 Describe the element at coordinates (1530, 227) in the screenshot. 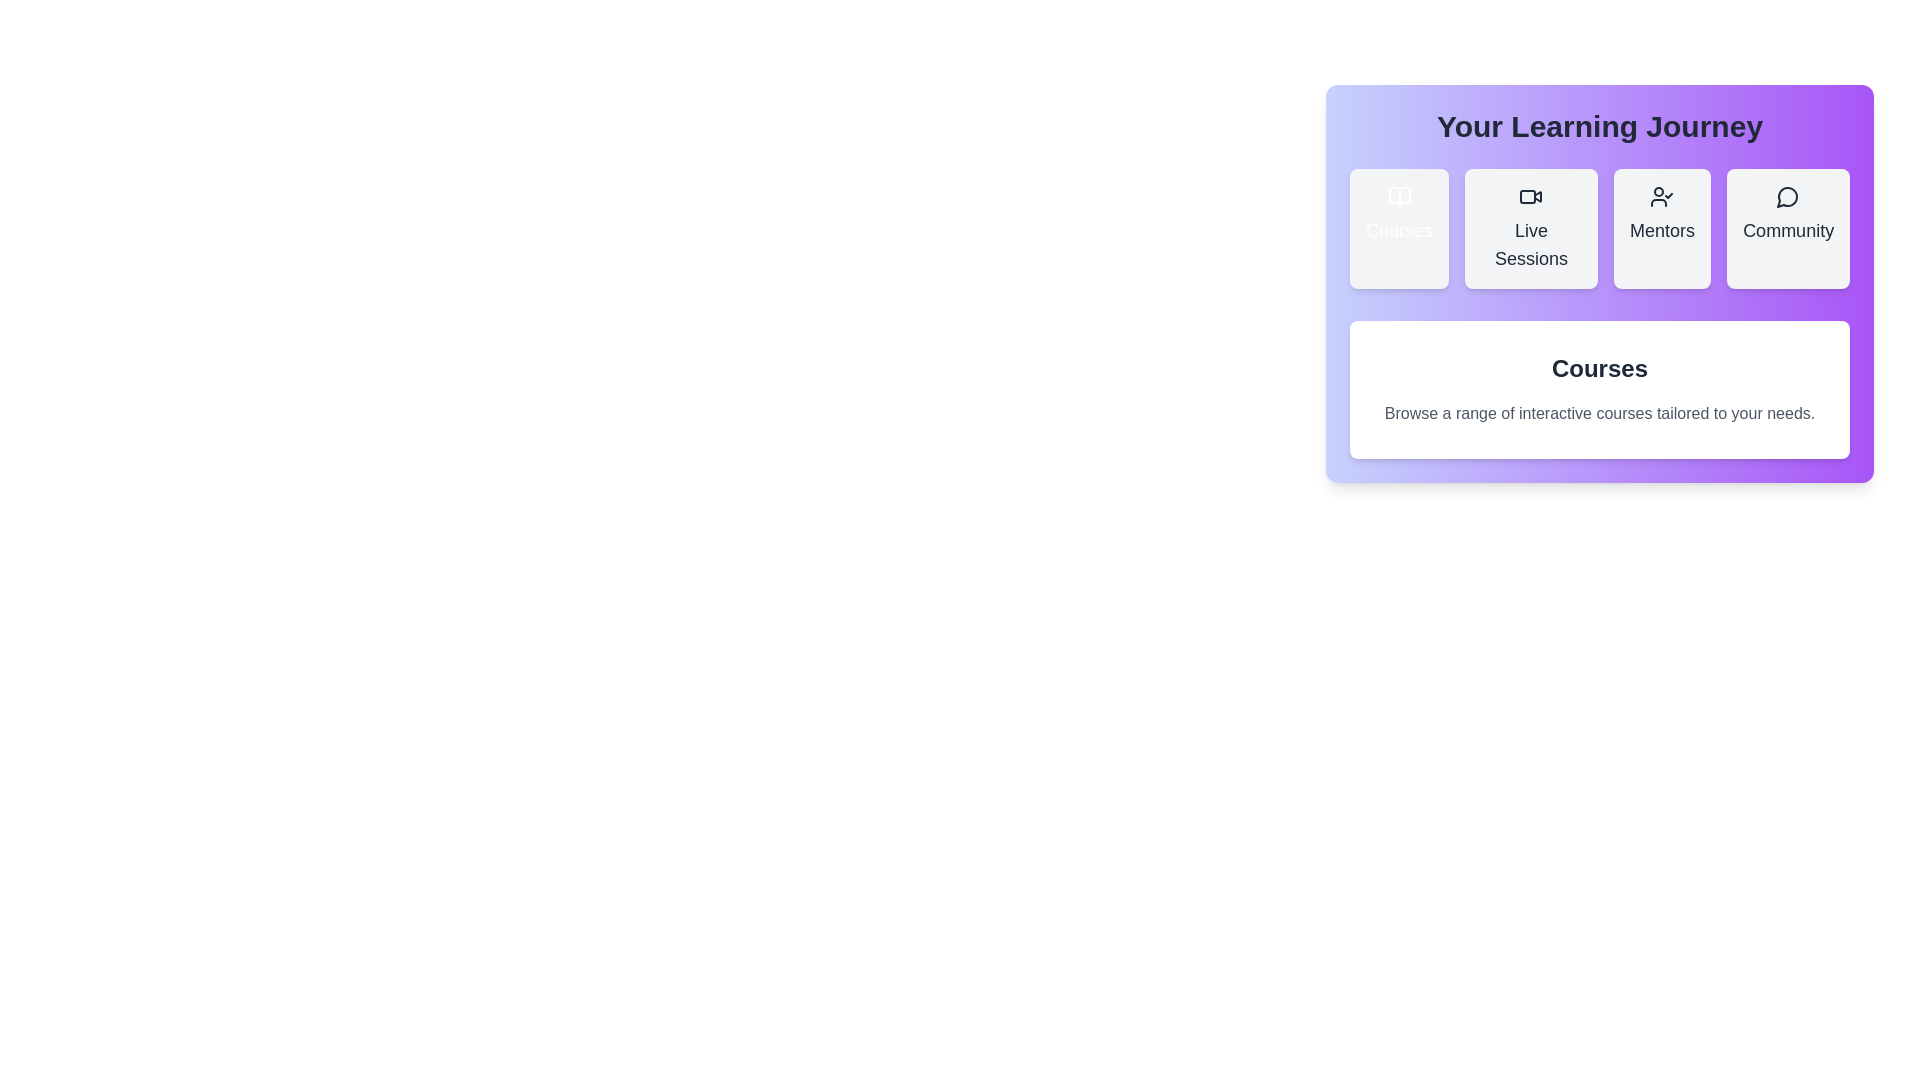

I see `the tab with title Live Sessions to inspect its icon and title` at that location.